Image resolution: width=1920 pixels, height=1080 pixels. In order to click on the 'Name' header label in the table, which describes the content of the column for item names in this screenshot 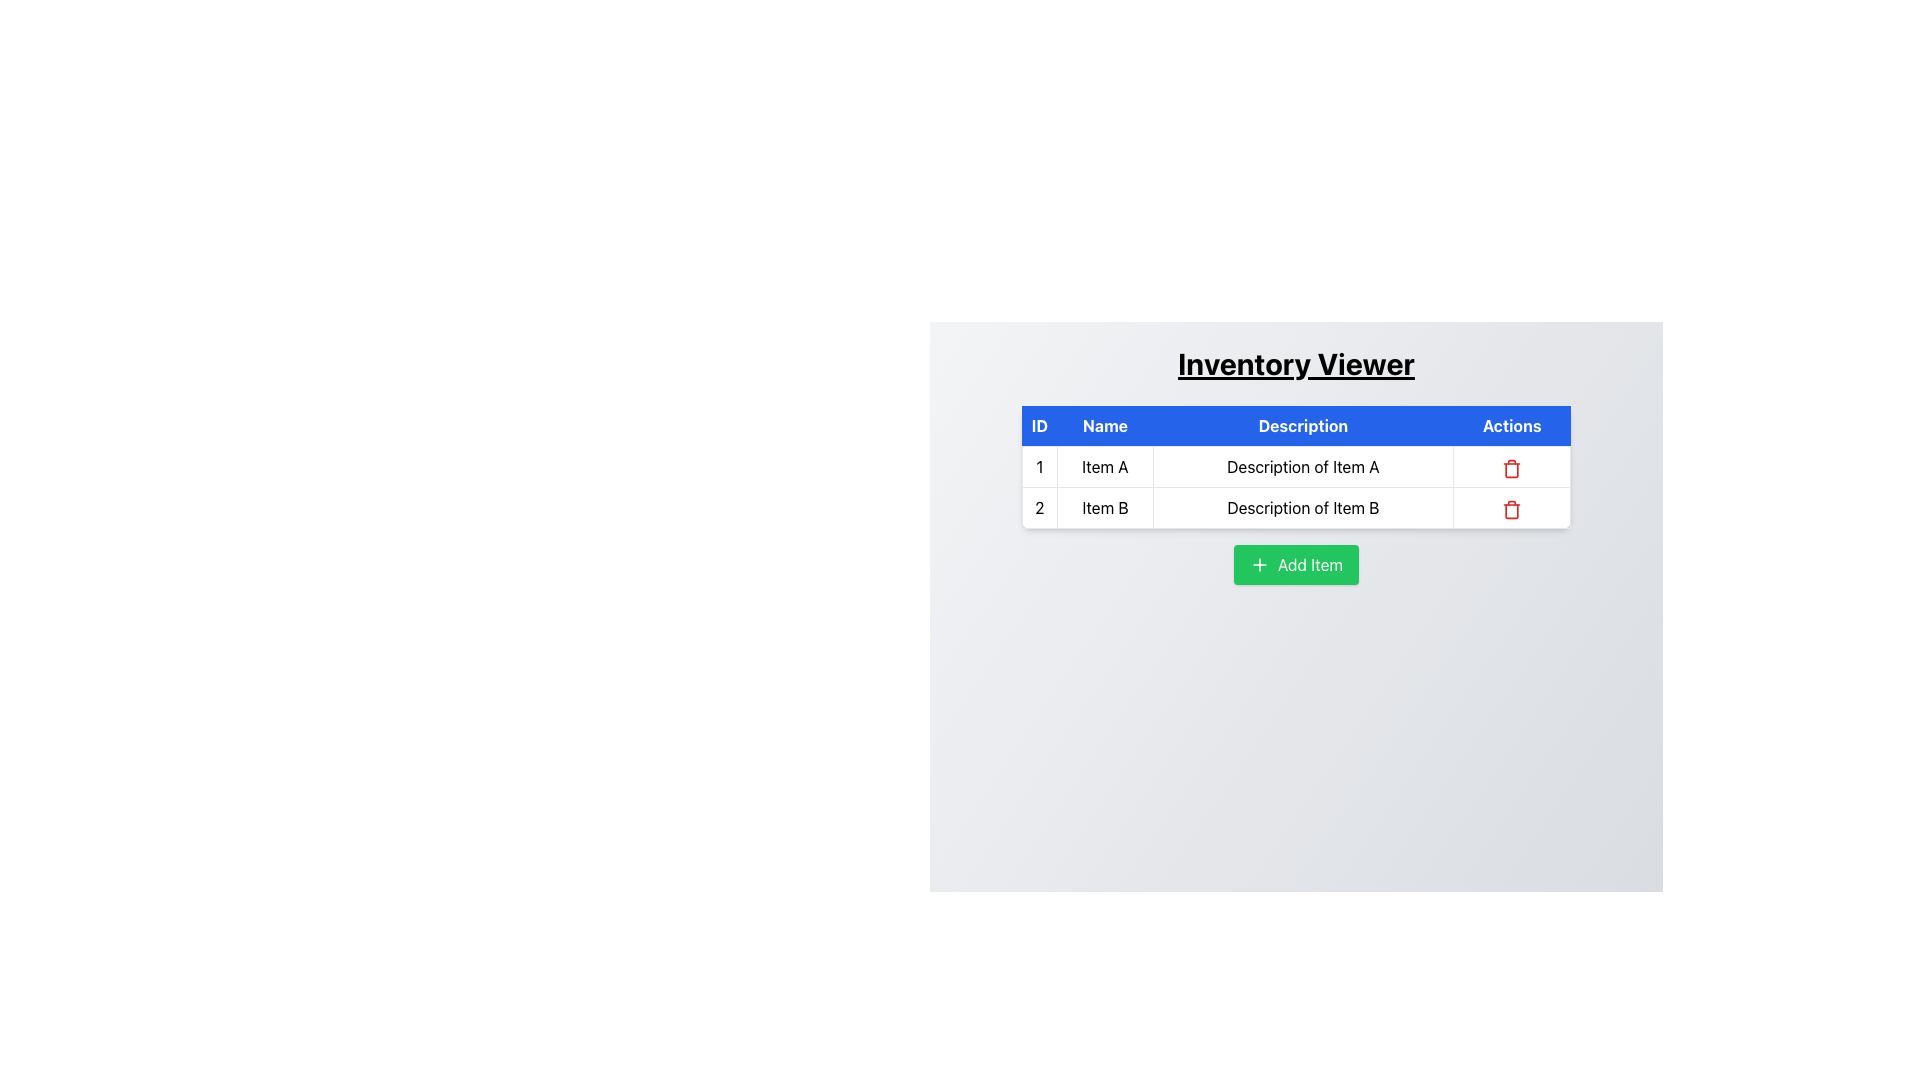, I will do `click(1104, 425)`.